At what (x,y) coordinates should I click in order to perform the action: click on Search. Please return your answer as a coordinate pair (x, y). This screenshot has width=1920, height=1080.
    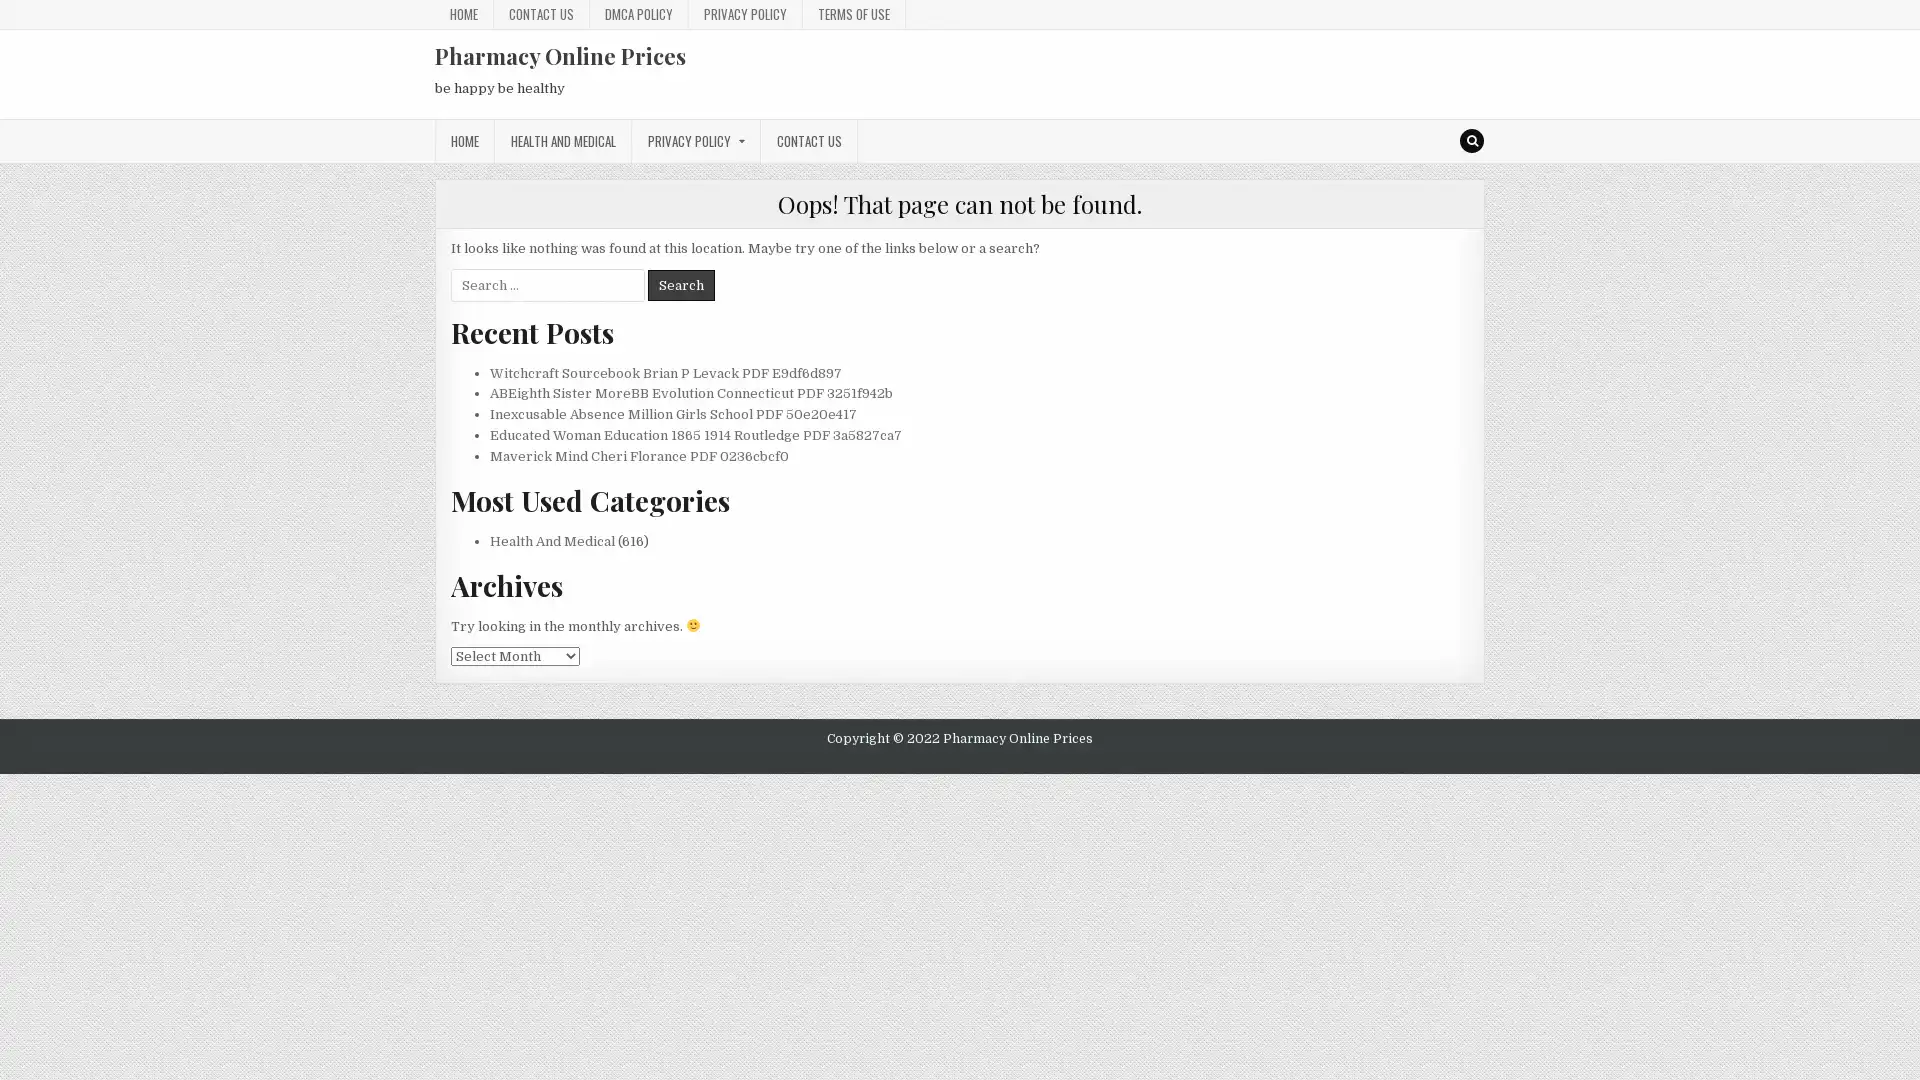
    Looking at the image, I should click on (681, 284).